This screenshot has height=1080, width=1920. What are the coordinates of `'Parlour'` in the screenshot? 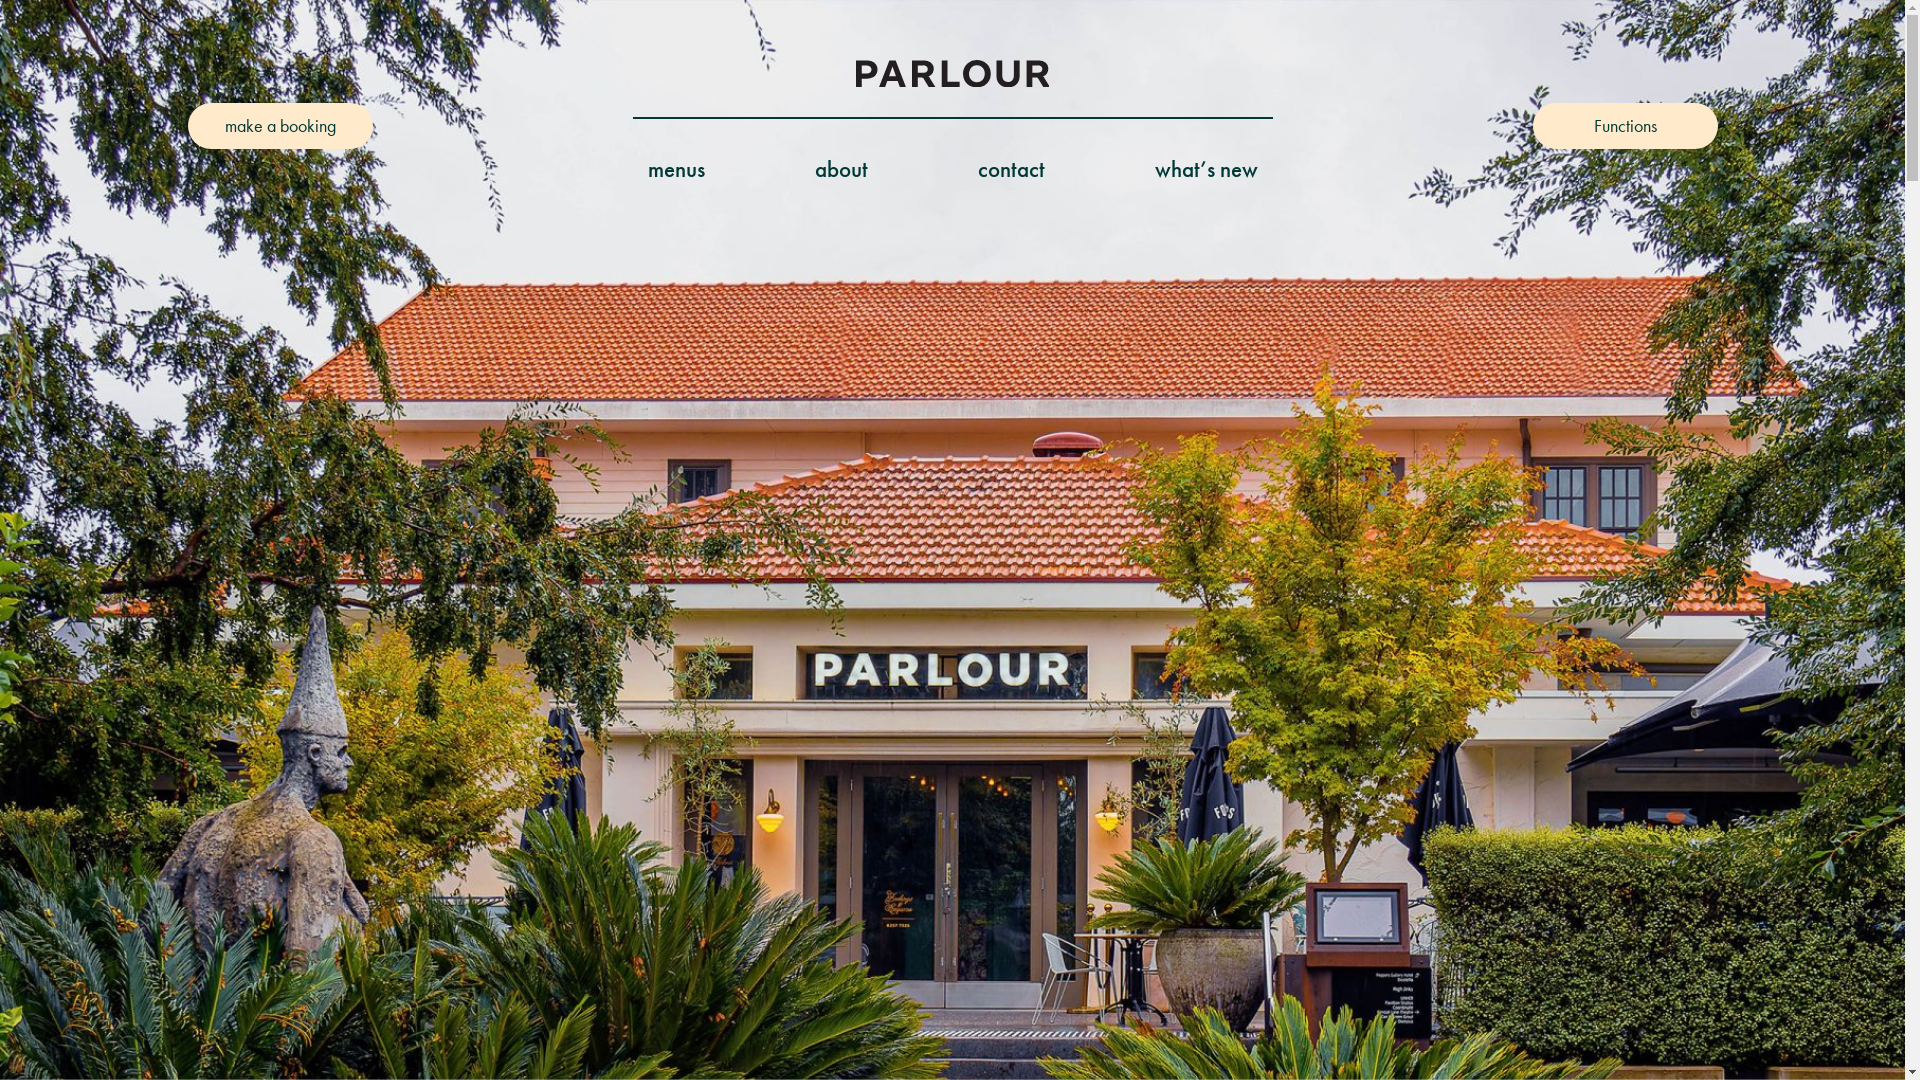 It's located at (855, 72).